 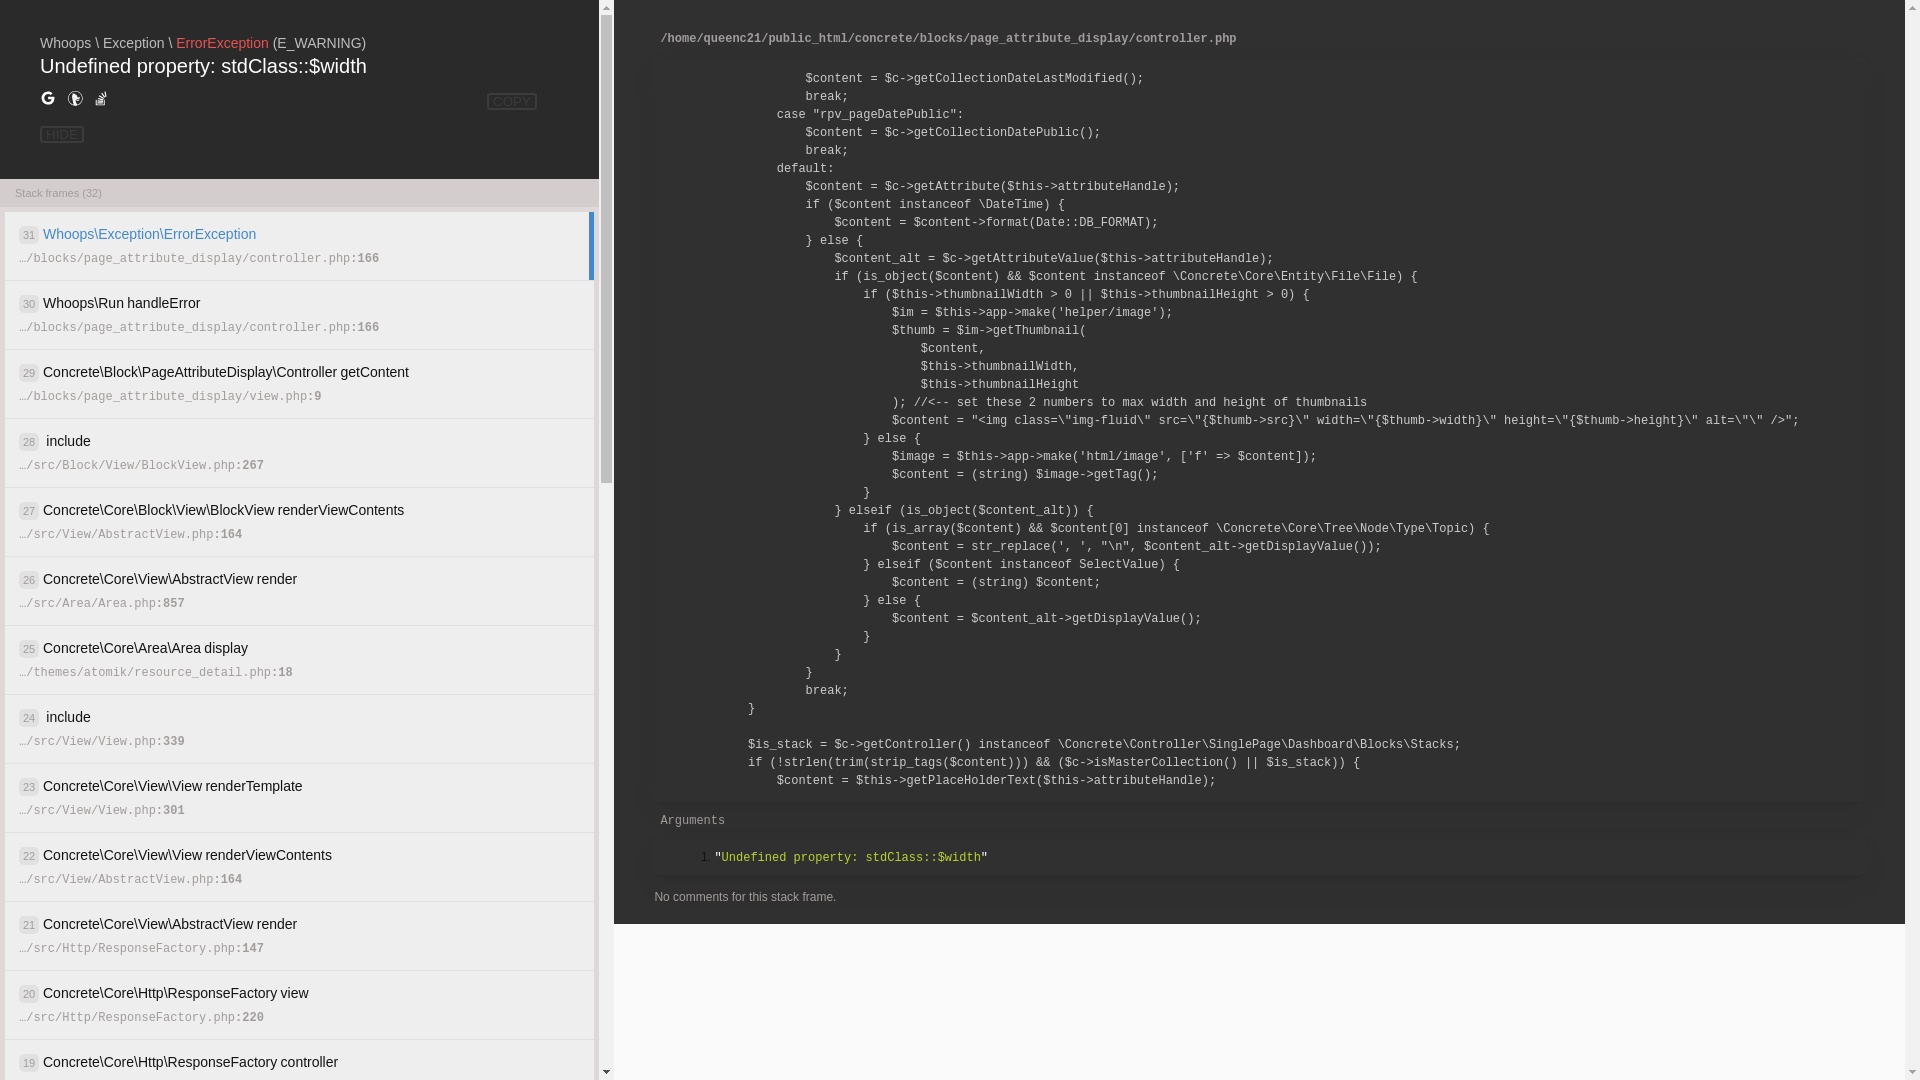 What do you see at coordinates (75, 99) in the screenshot?
I see `'Search for help on DuckDuckGo.'` at bounding box center [75, 99].